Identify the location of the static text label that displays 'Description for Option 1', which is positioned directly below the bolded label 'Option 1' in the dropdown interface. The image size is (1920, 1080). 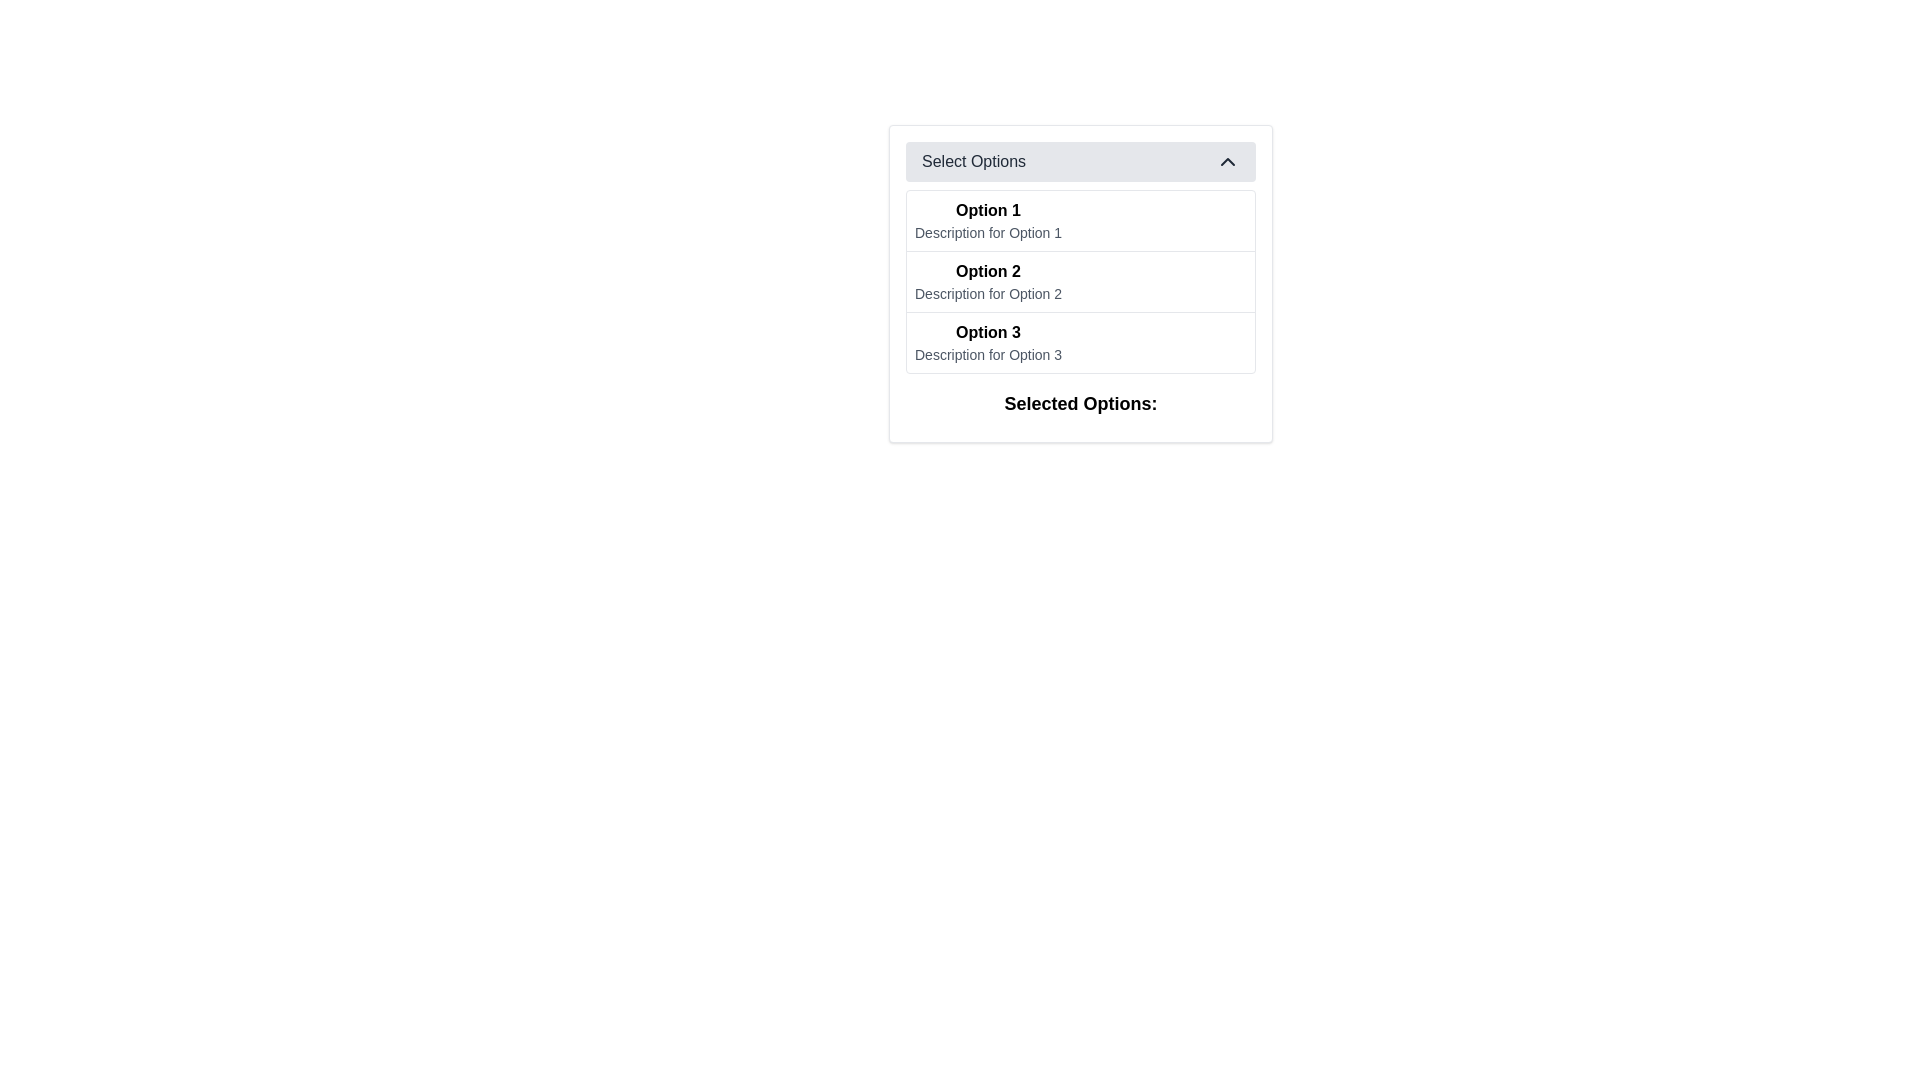
(988, 231).